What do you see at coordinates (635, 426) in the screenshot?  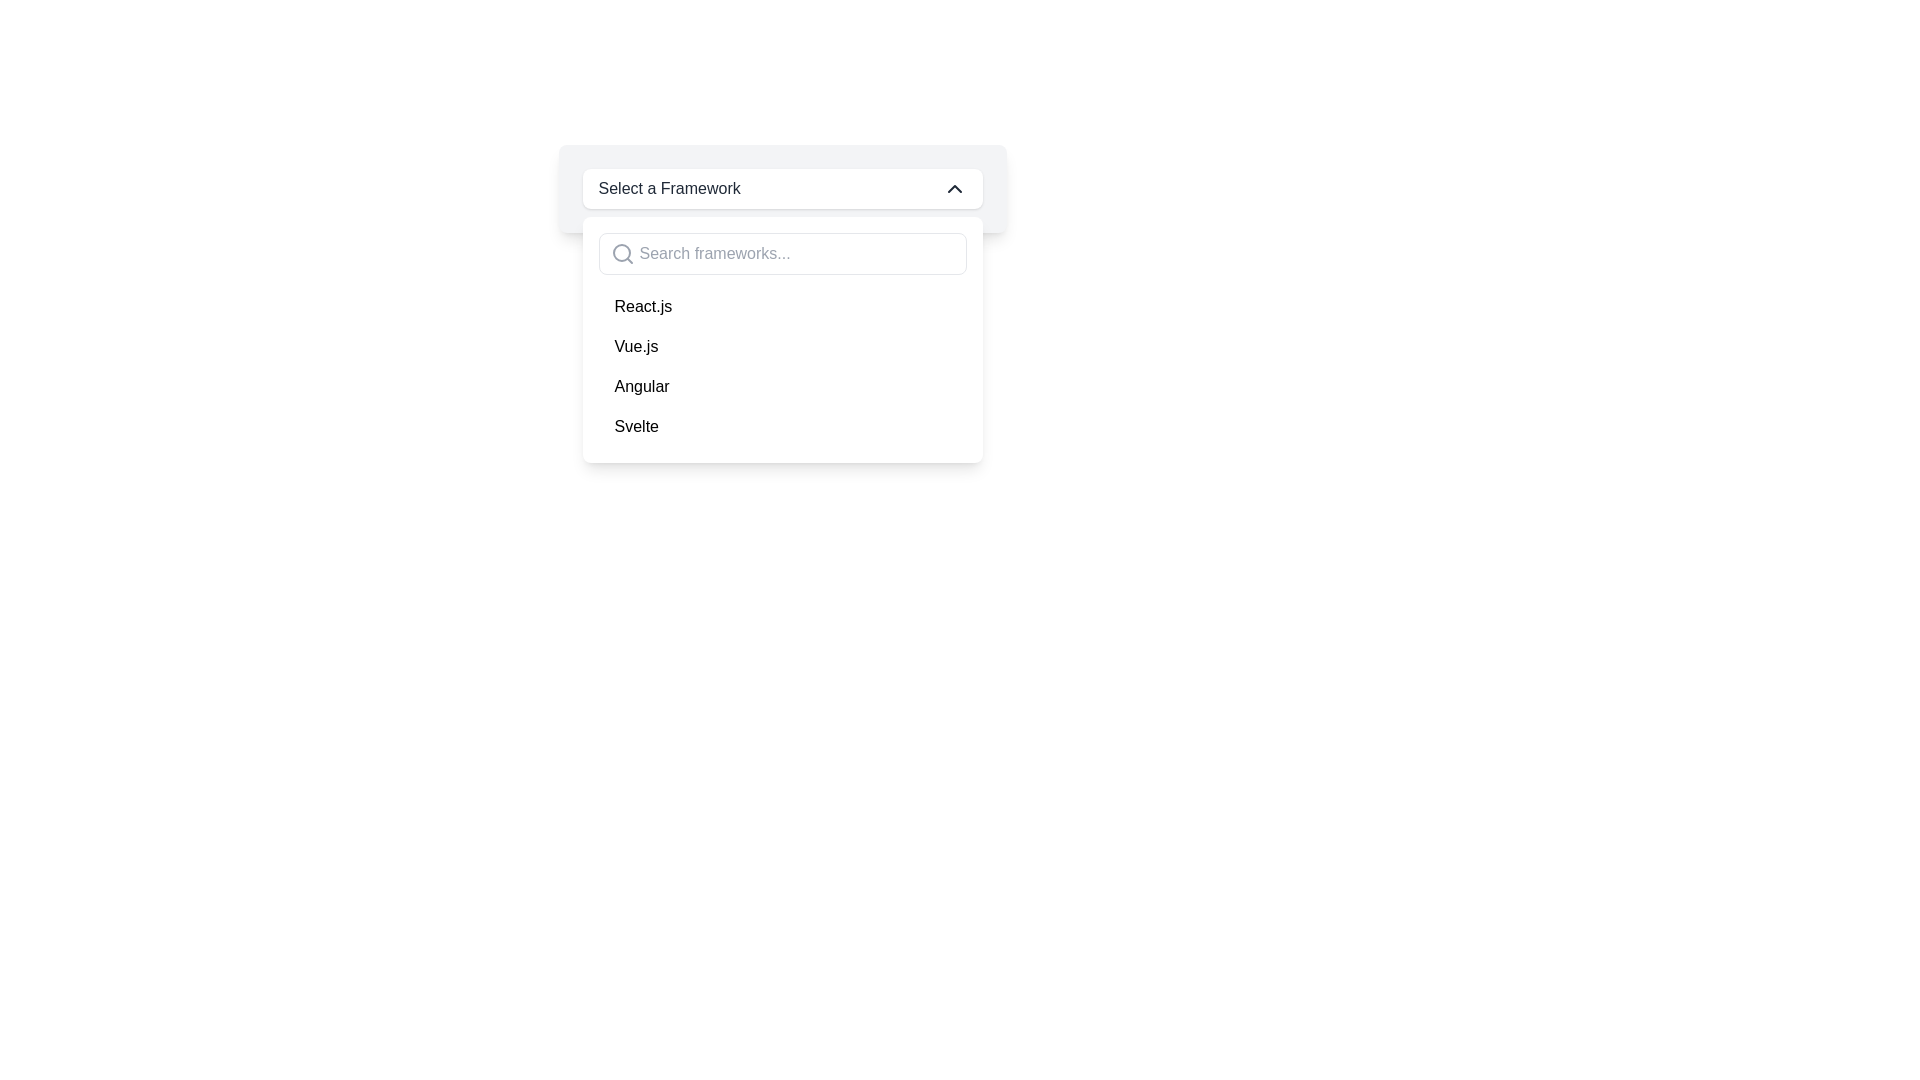 I see `the 'Svelte' text label, which is the fourth item in the dropdown list of framework names` at bounding box center [635, 426].